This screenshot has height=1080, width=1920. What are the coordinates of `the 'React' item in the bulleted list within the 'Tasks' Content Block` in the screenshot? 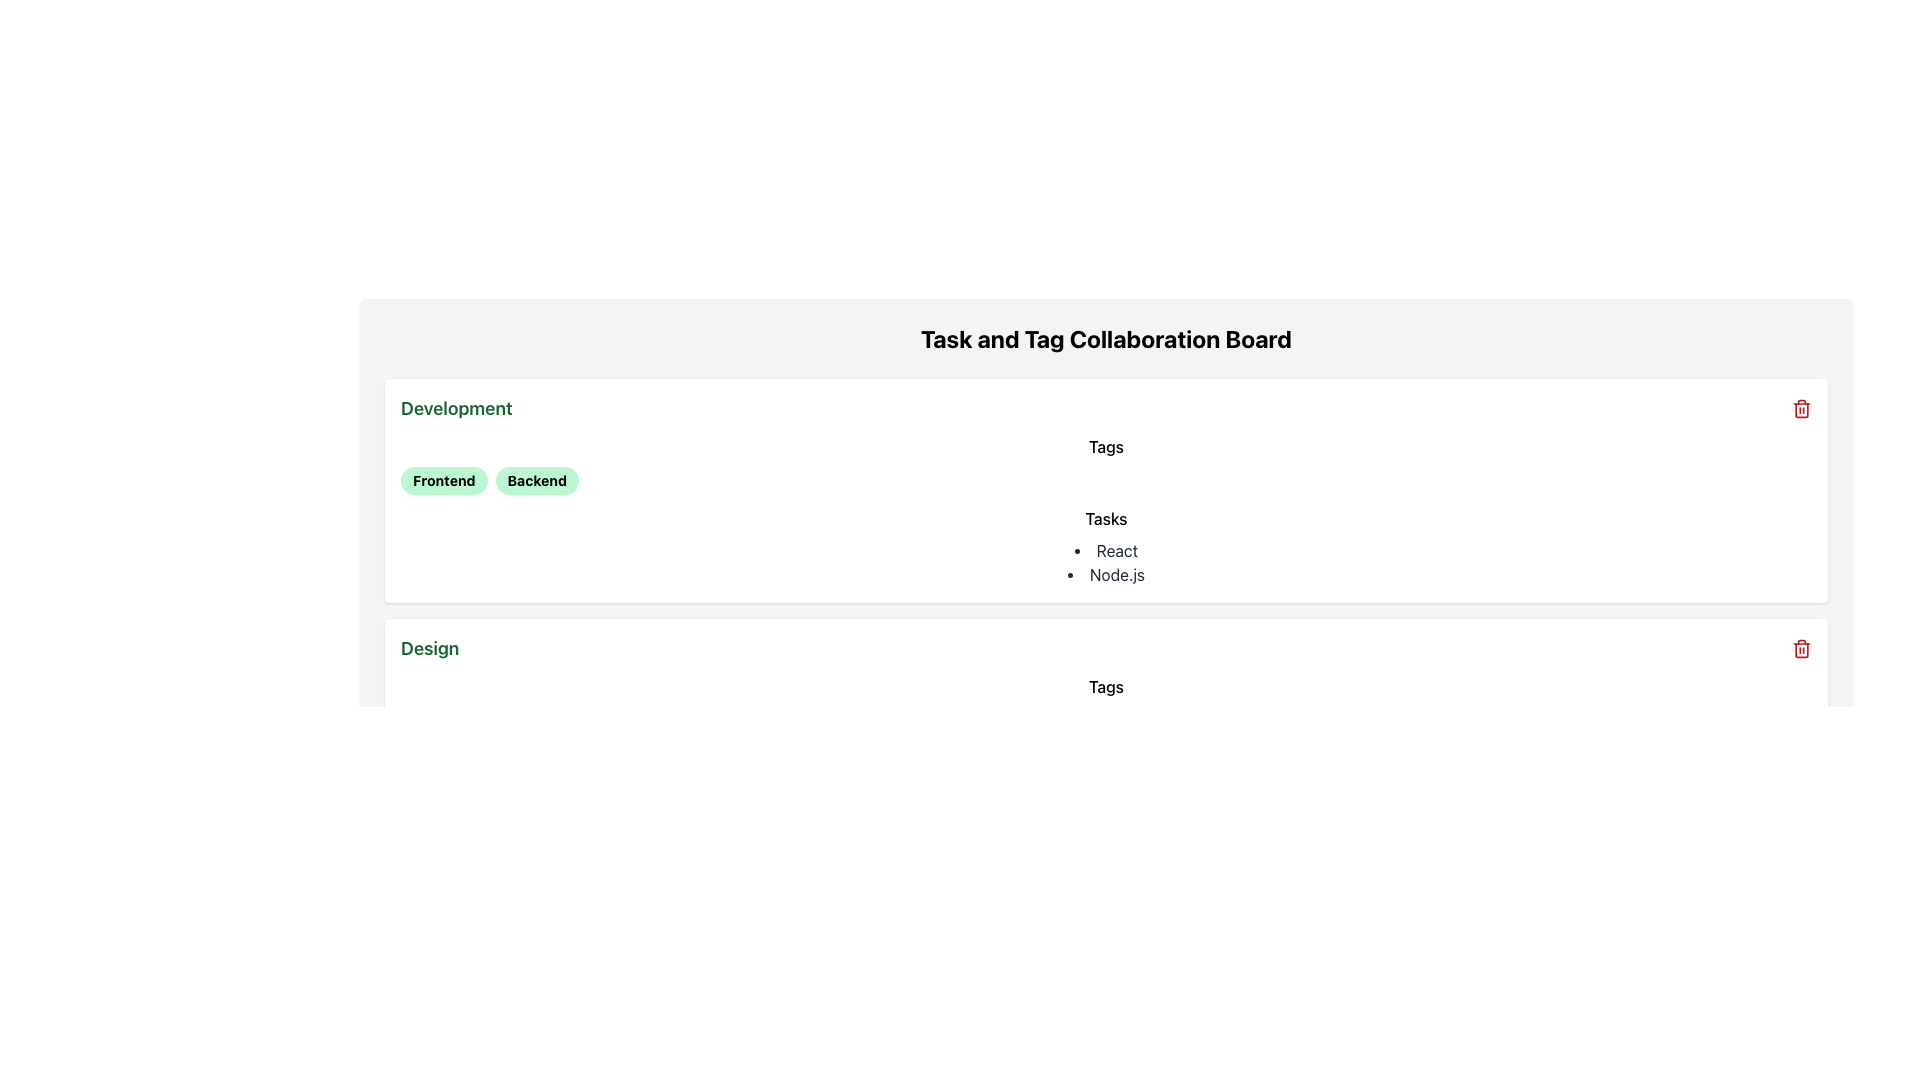 It's located at (1105, 547).